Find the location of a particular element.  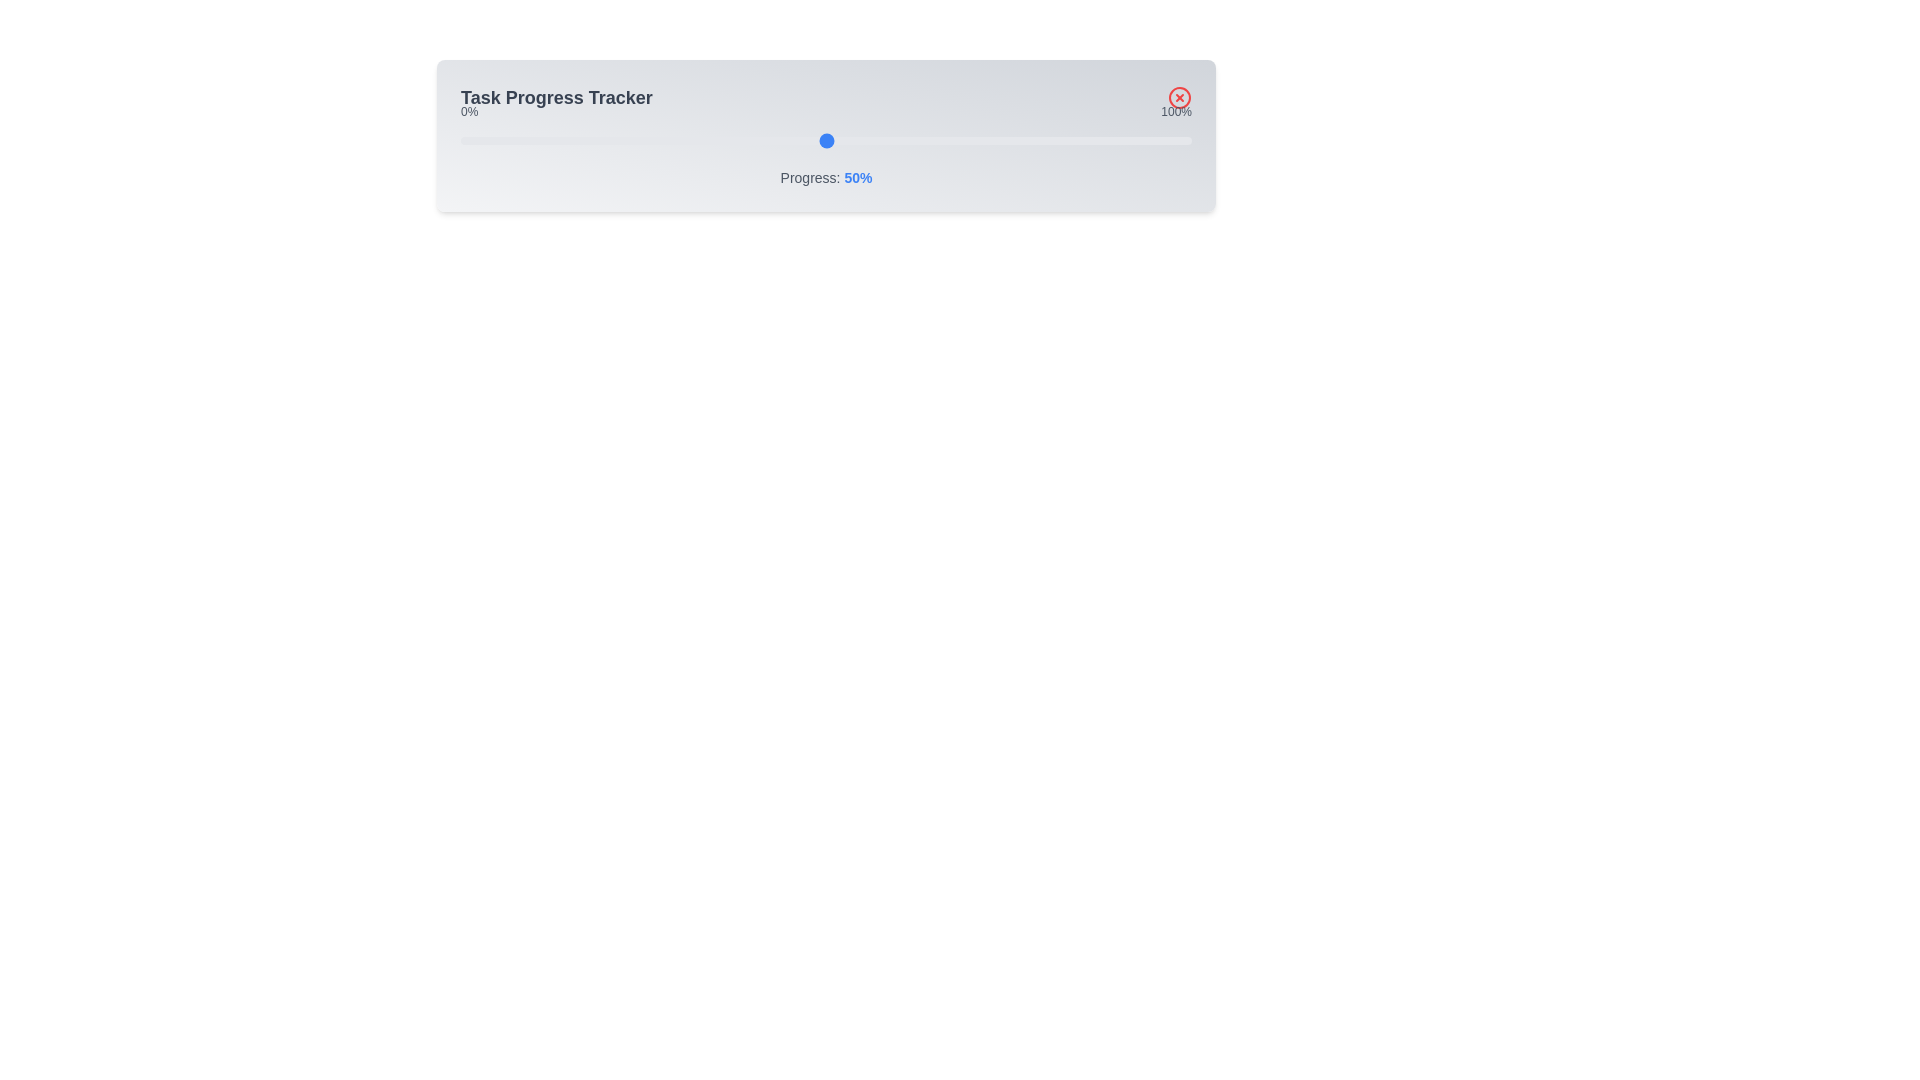

task progress is located at coordinates (672, 140).